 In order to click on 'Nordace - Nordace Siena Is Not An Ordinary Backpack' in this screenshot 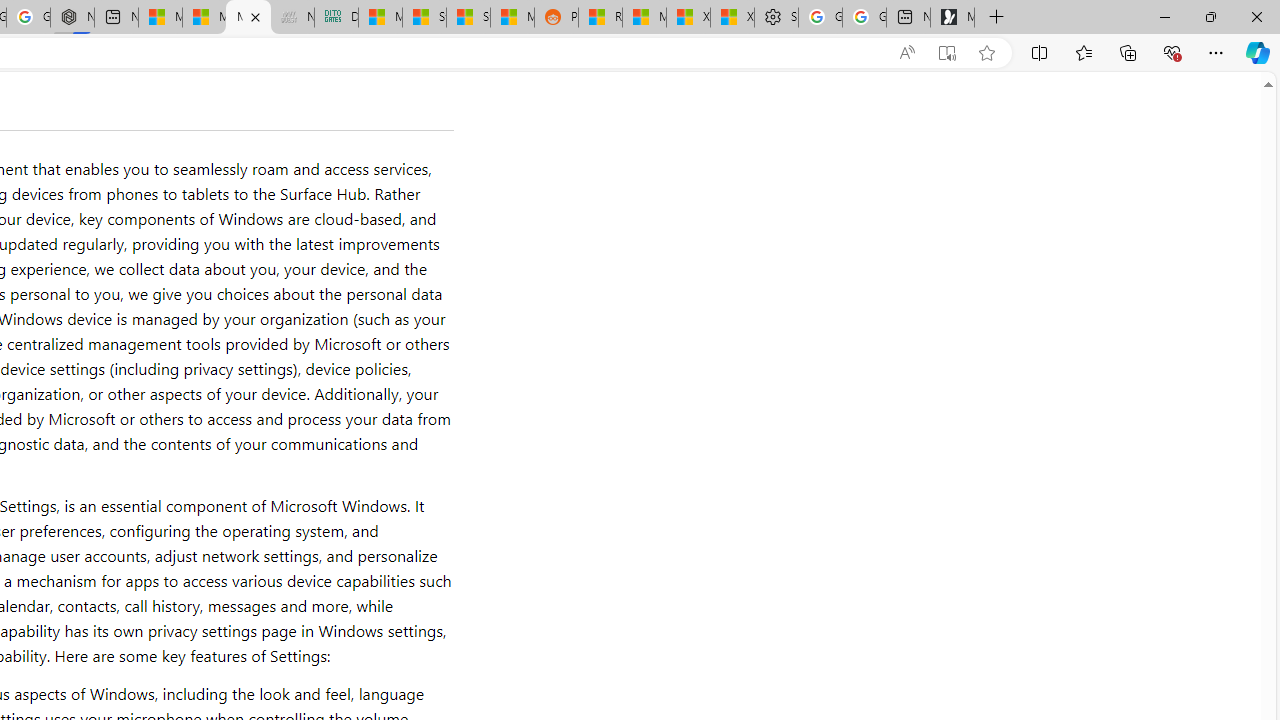, I will do `click(72, 17)`.